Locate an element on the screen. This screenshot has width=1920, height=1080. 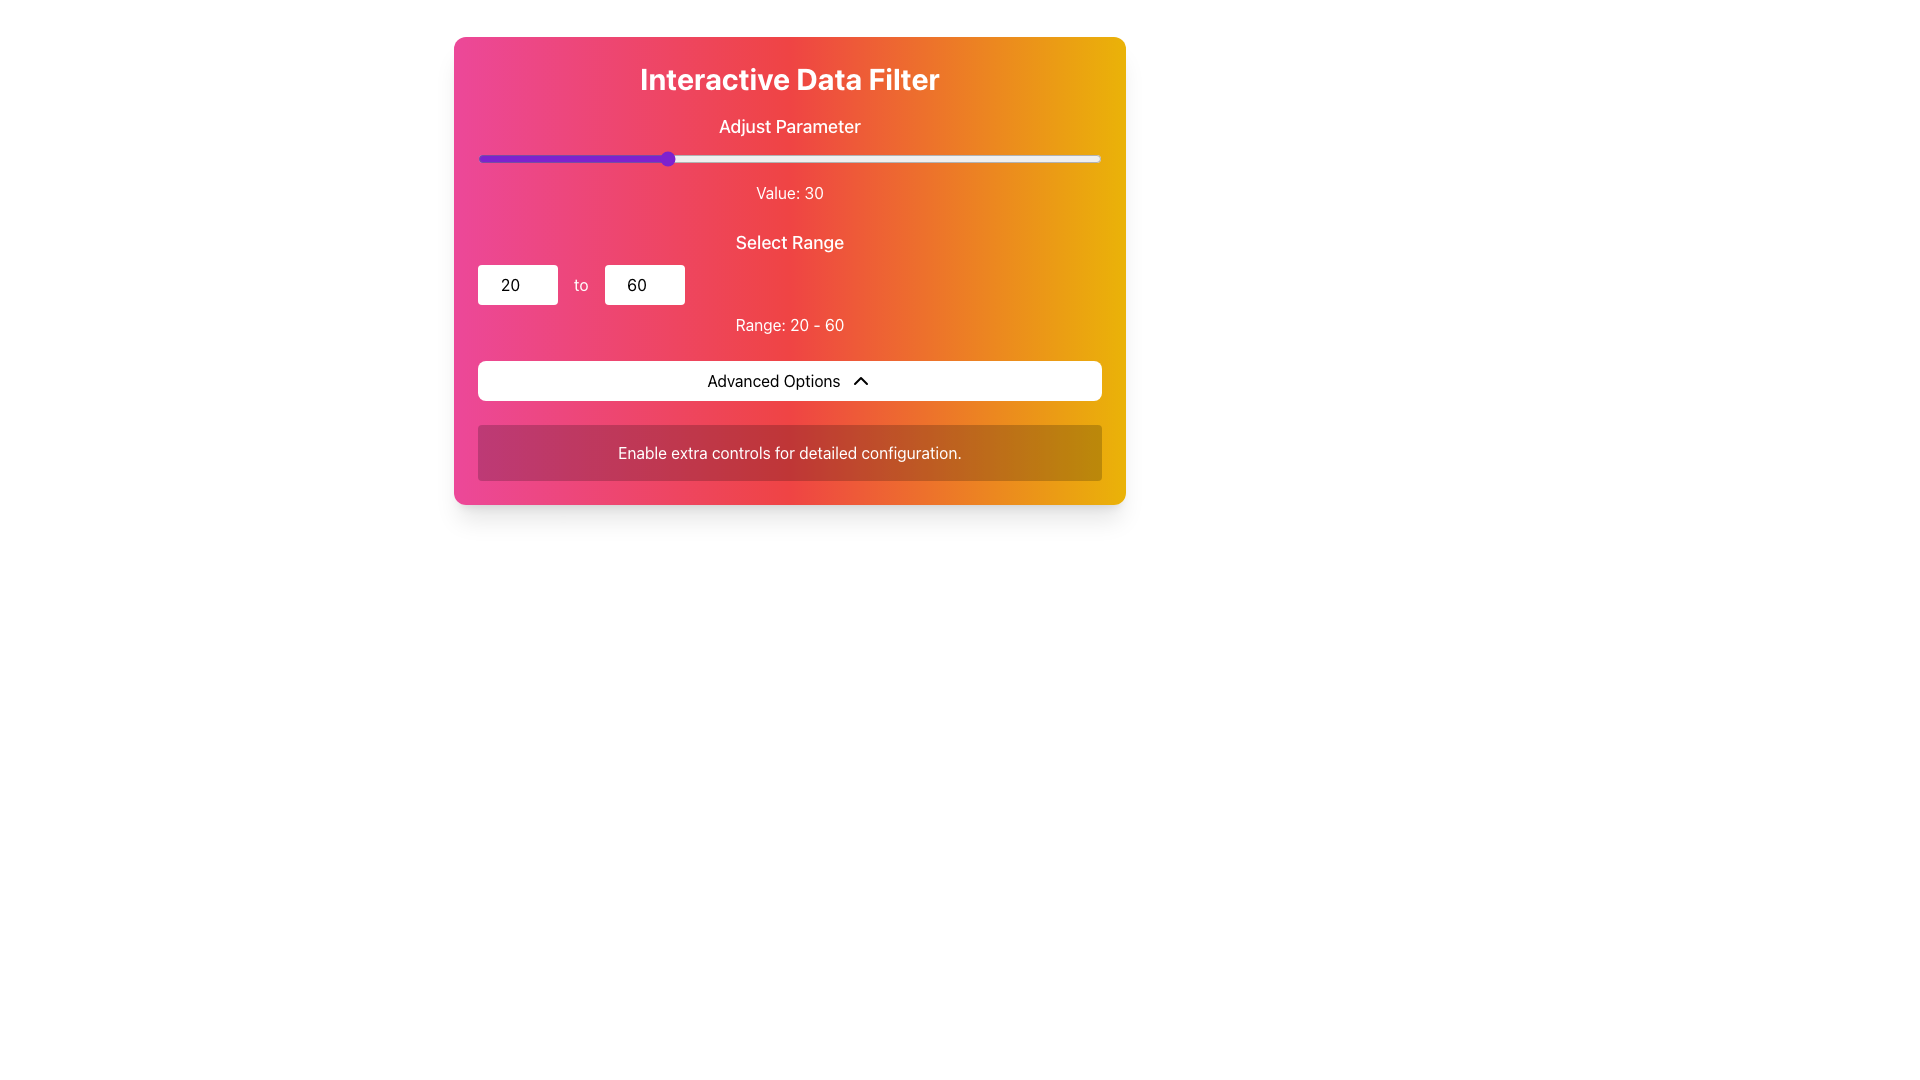
the text label that reads 'Enable extra controls for detailed configuration.' which has a gradient red and yellow background and is positioned below the 'Advanced Options' button is located at coordinates (789, 452).